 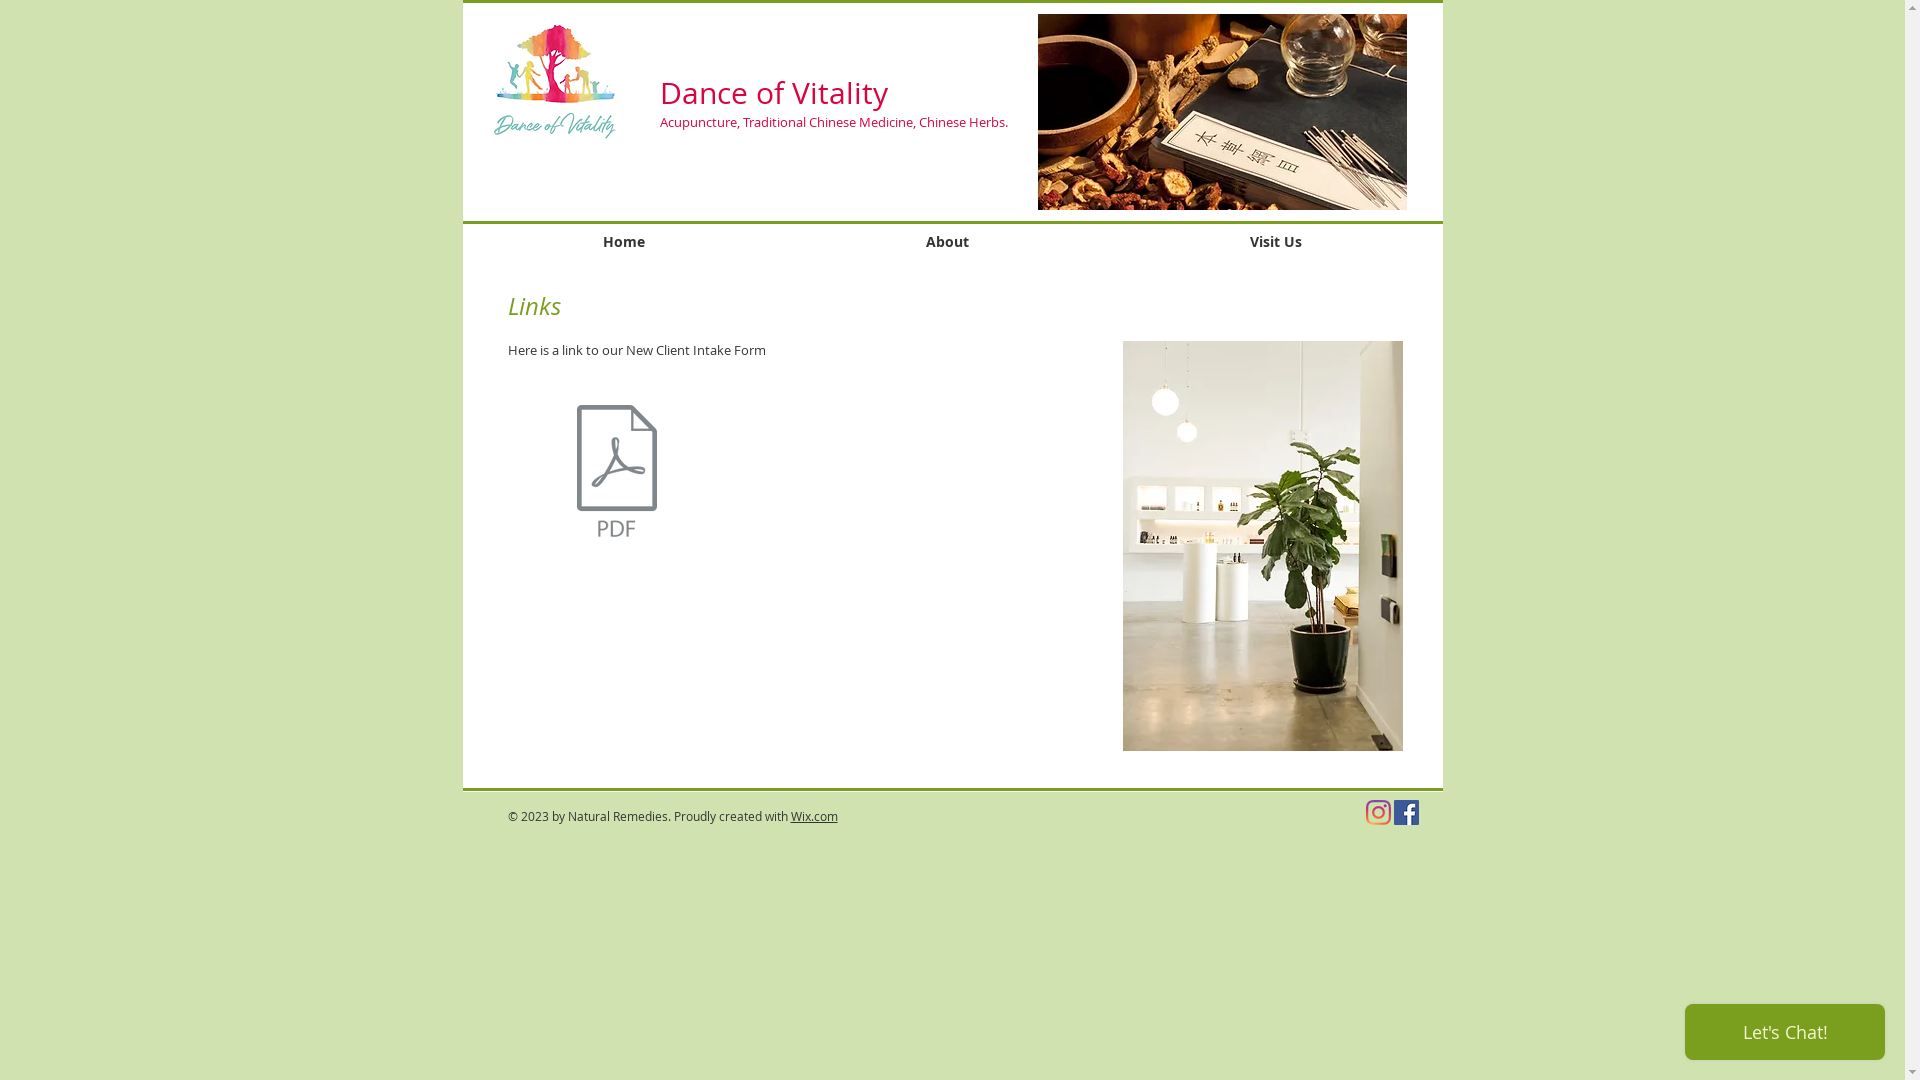 I want to click on 'New Client Intake Form 2020.pdf', so click(x=616, y=474).